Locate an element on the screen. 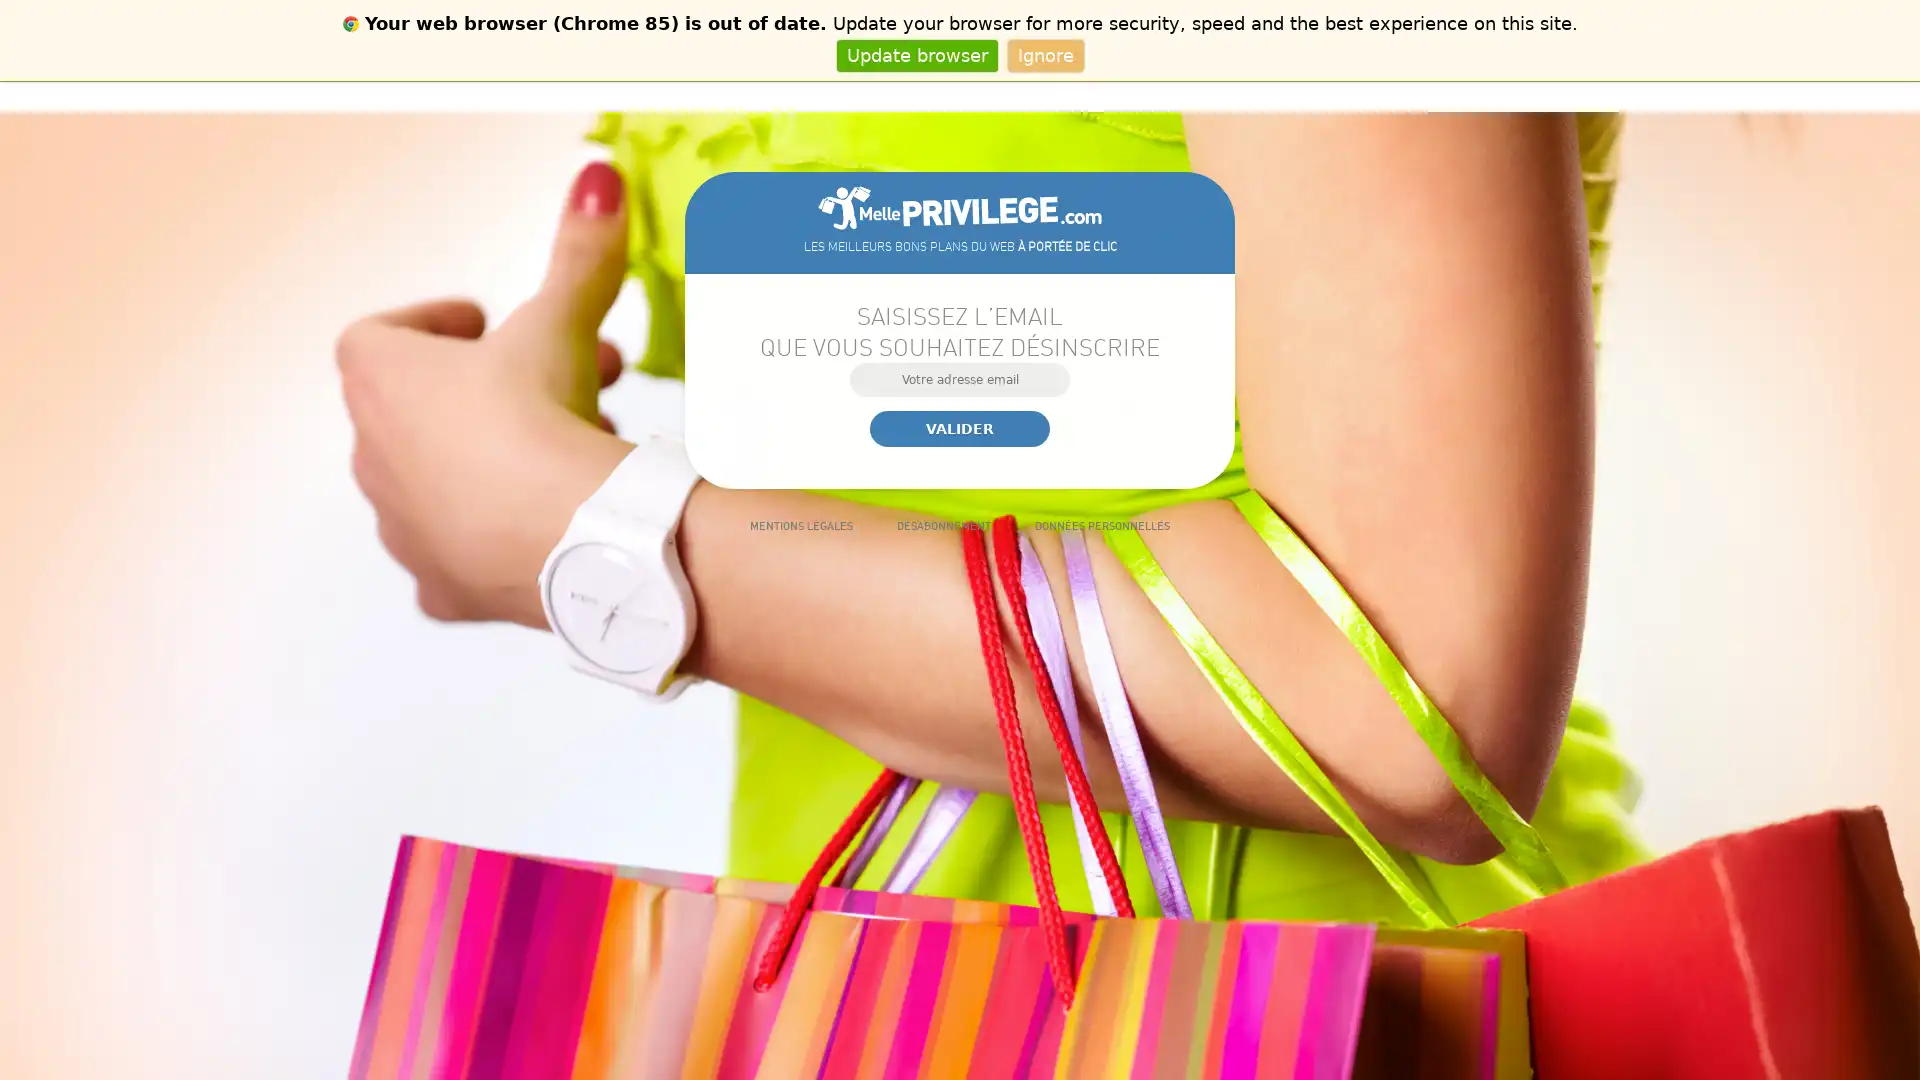  Valider is located at coordinates (960, 427).